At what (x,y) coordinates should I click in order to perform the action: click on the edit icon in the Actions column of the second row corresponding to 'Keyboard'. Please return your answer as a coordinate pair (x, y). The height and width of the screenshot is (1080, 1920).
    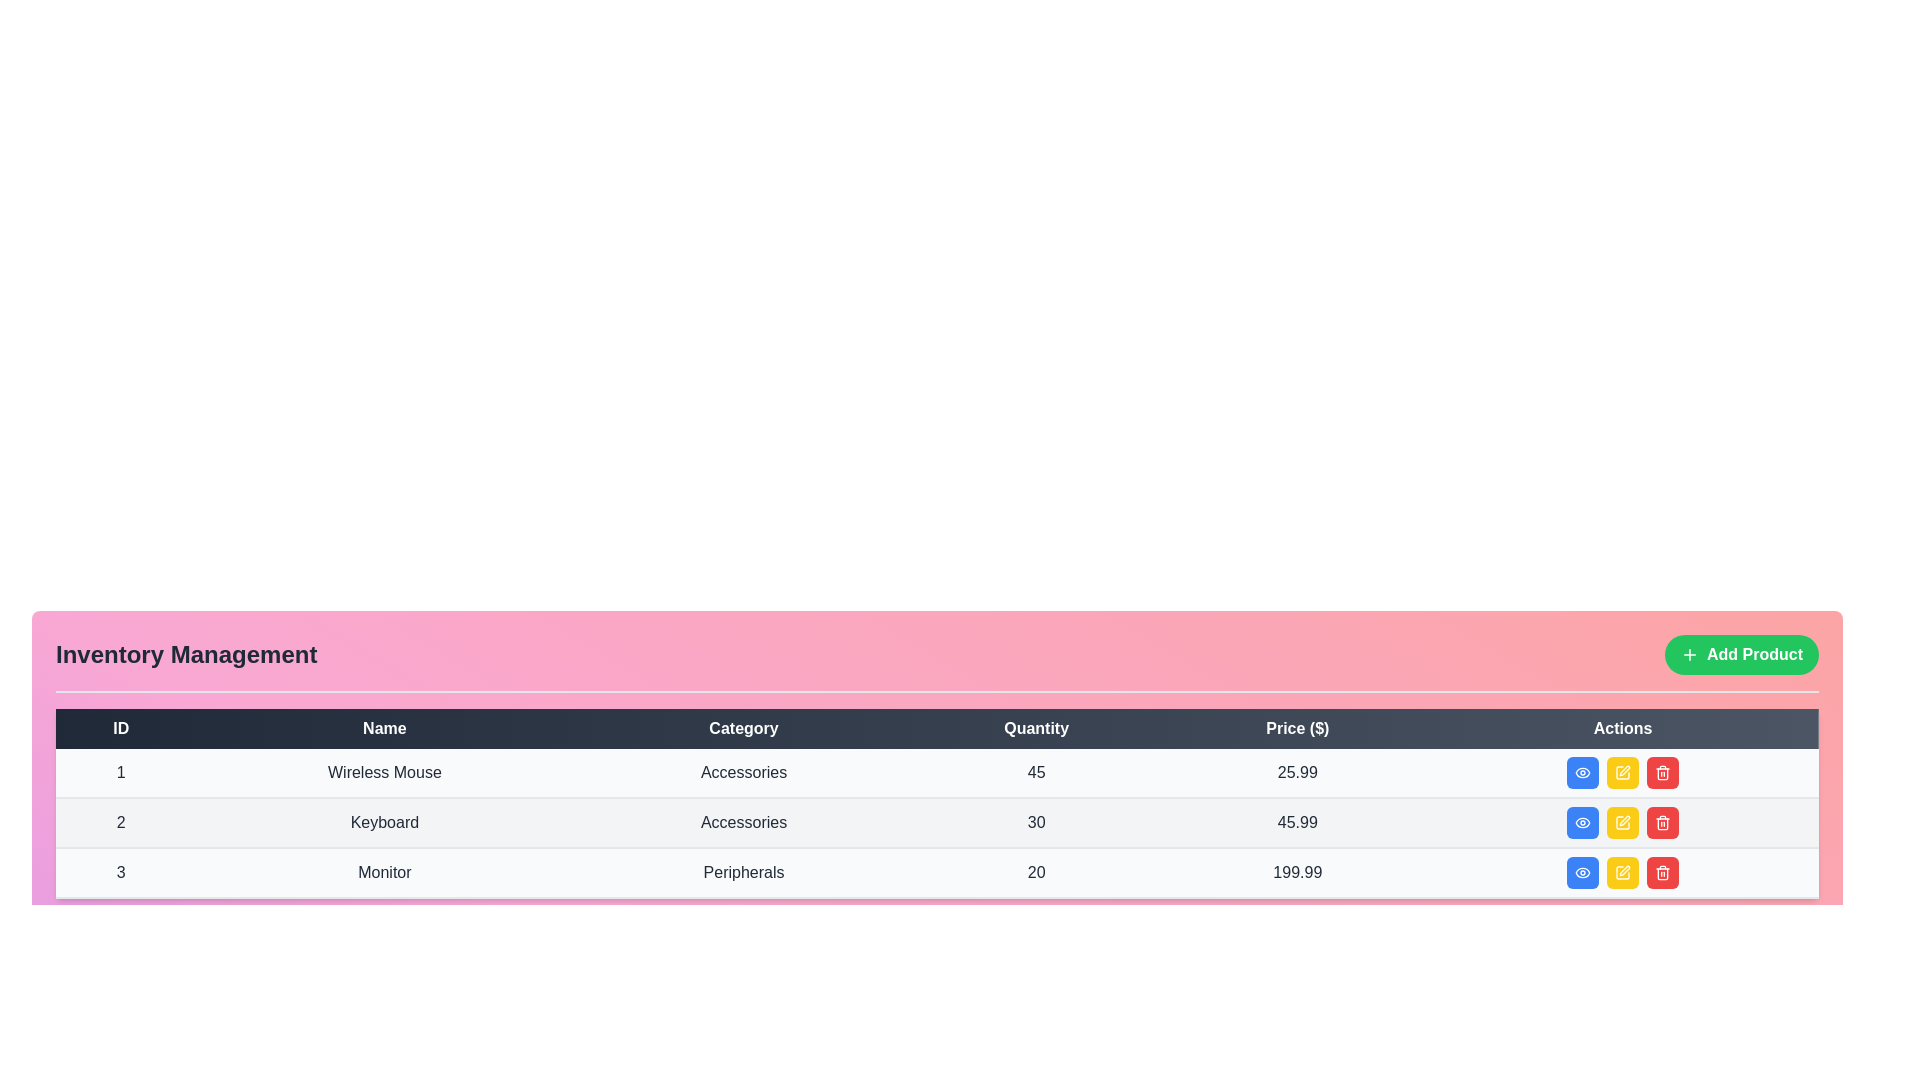
    Looking at the image, I should click on (1623, 771).